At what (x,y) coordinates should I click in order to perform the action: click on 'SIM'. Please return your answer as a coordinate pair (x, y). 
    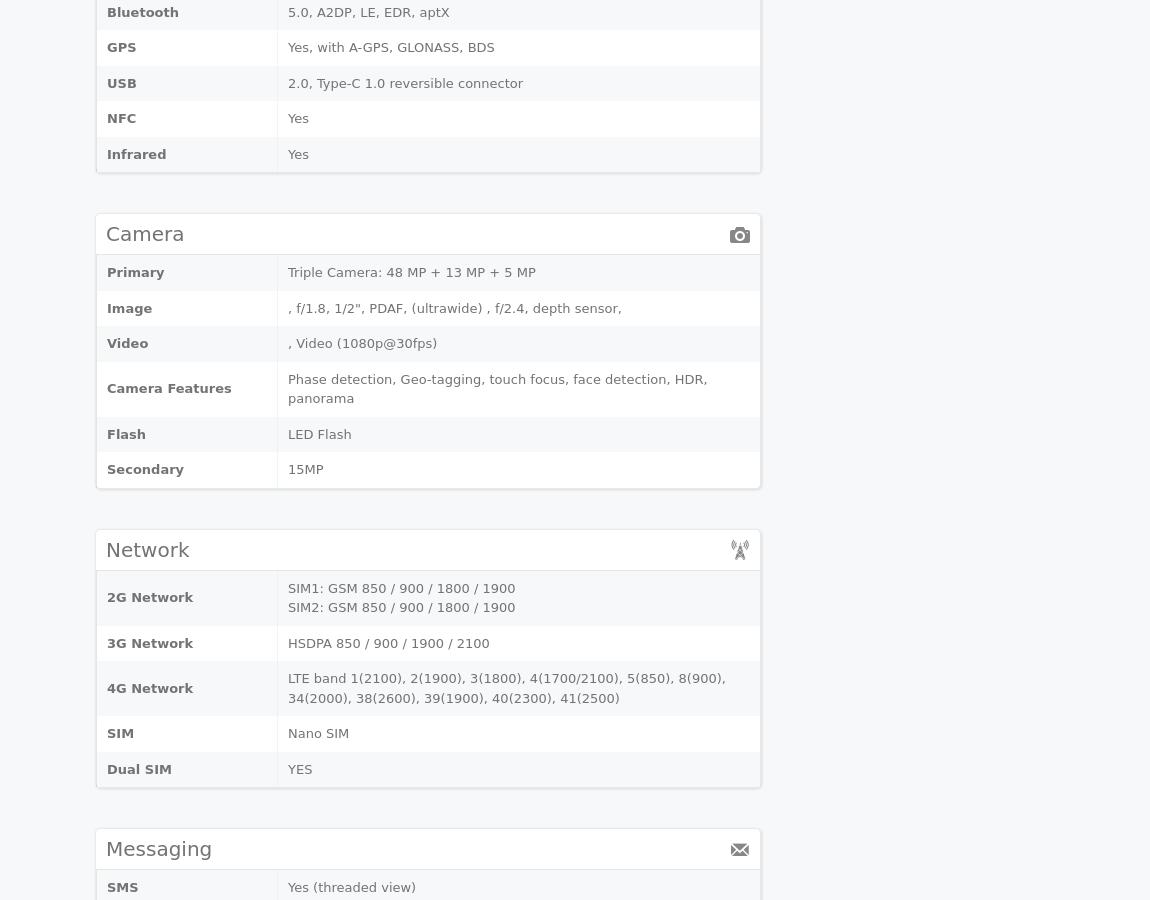
    Looking at the image, I should click on (119, 732).